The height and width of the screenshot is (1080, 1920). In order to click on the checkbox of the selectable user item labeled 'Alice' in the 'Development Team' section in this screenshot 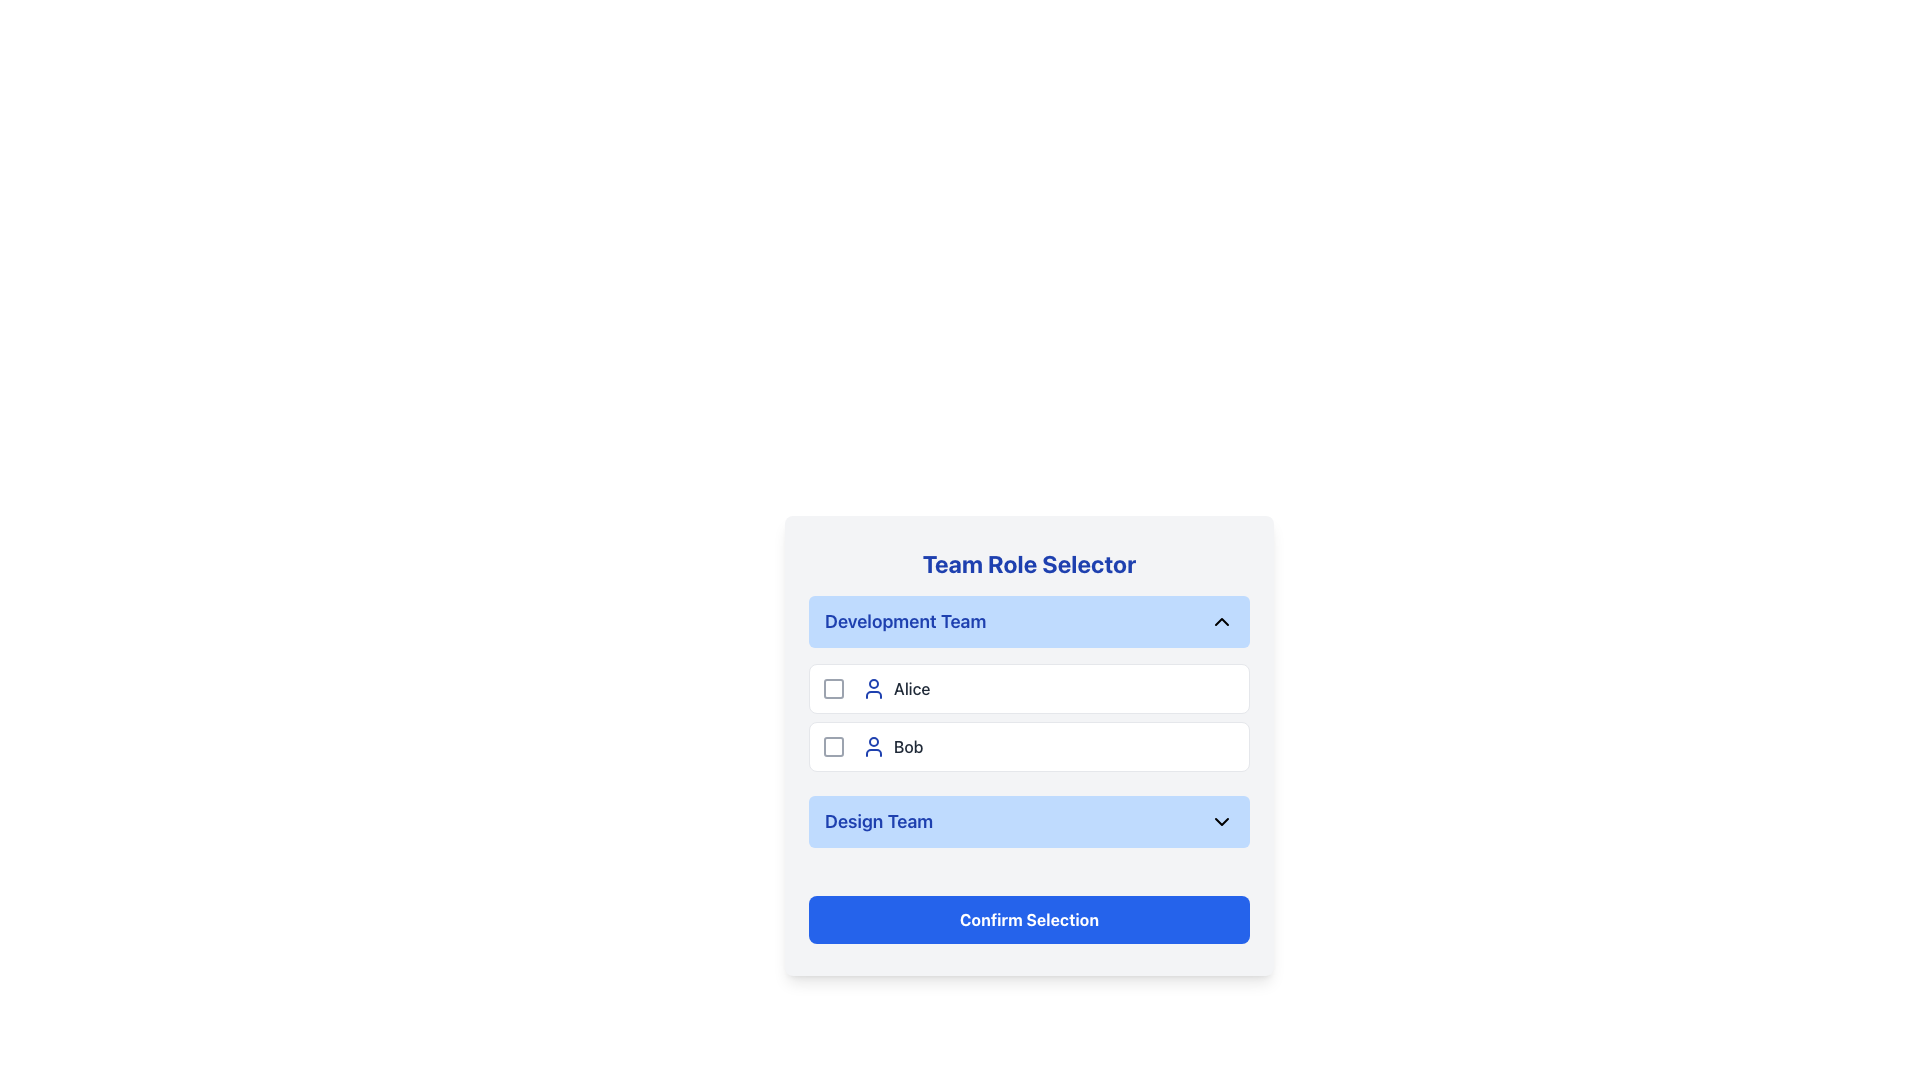, I will do `click(1029, 688)`.